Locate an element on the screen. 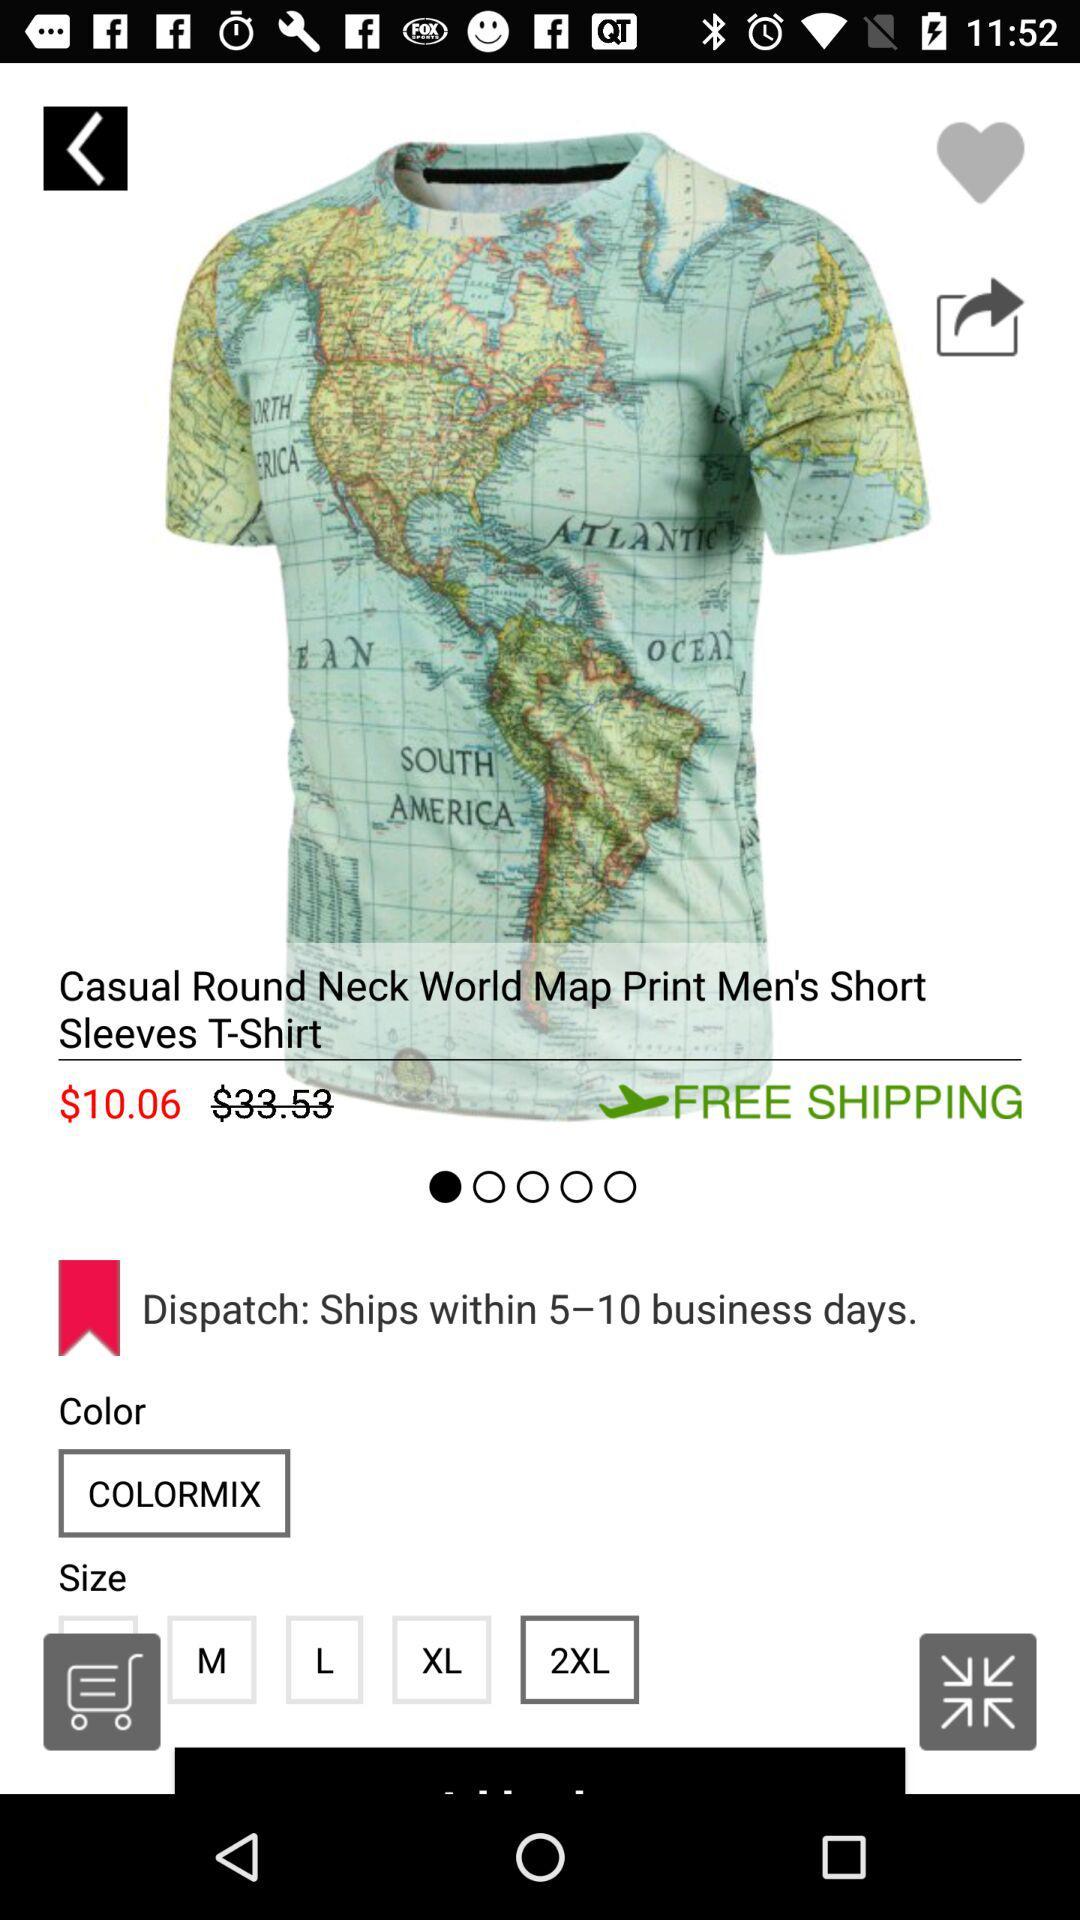 The width and height of the screenshot is (1080, 1920). add to bag item is located at coordinates (540, 1770).